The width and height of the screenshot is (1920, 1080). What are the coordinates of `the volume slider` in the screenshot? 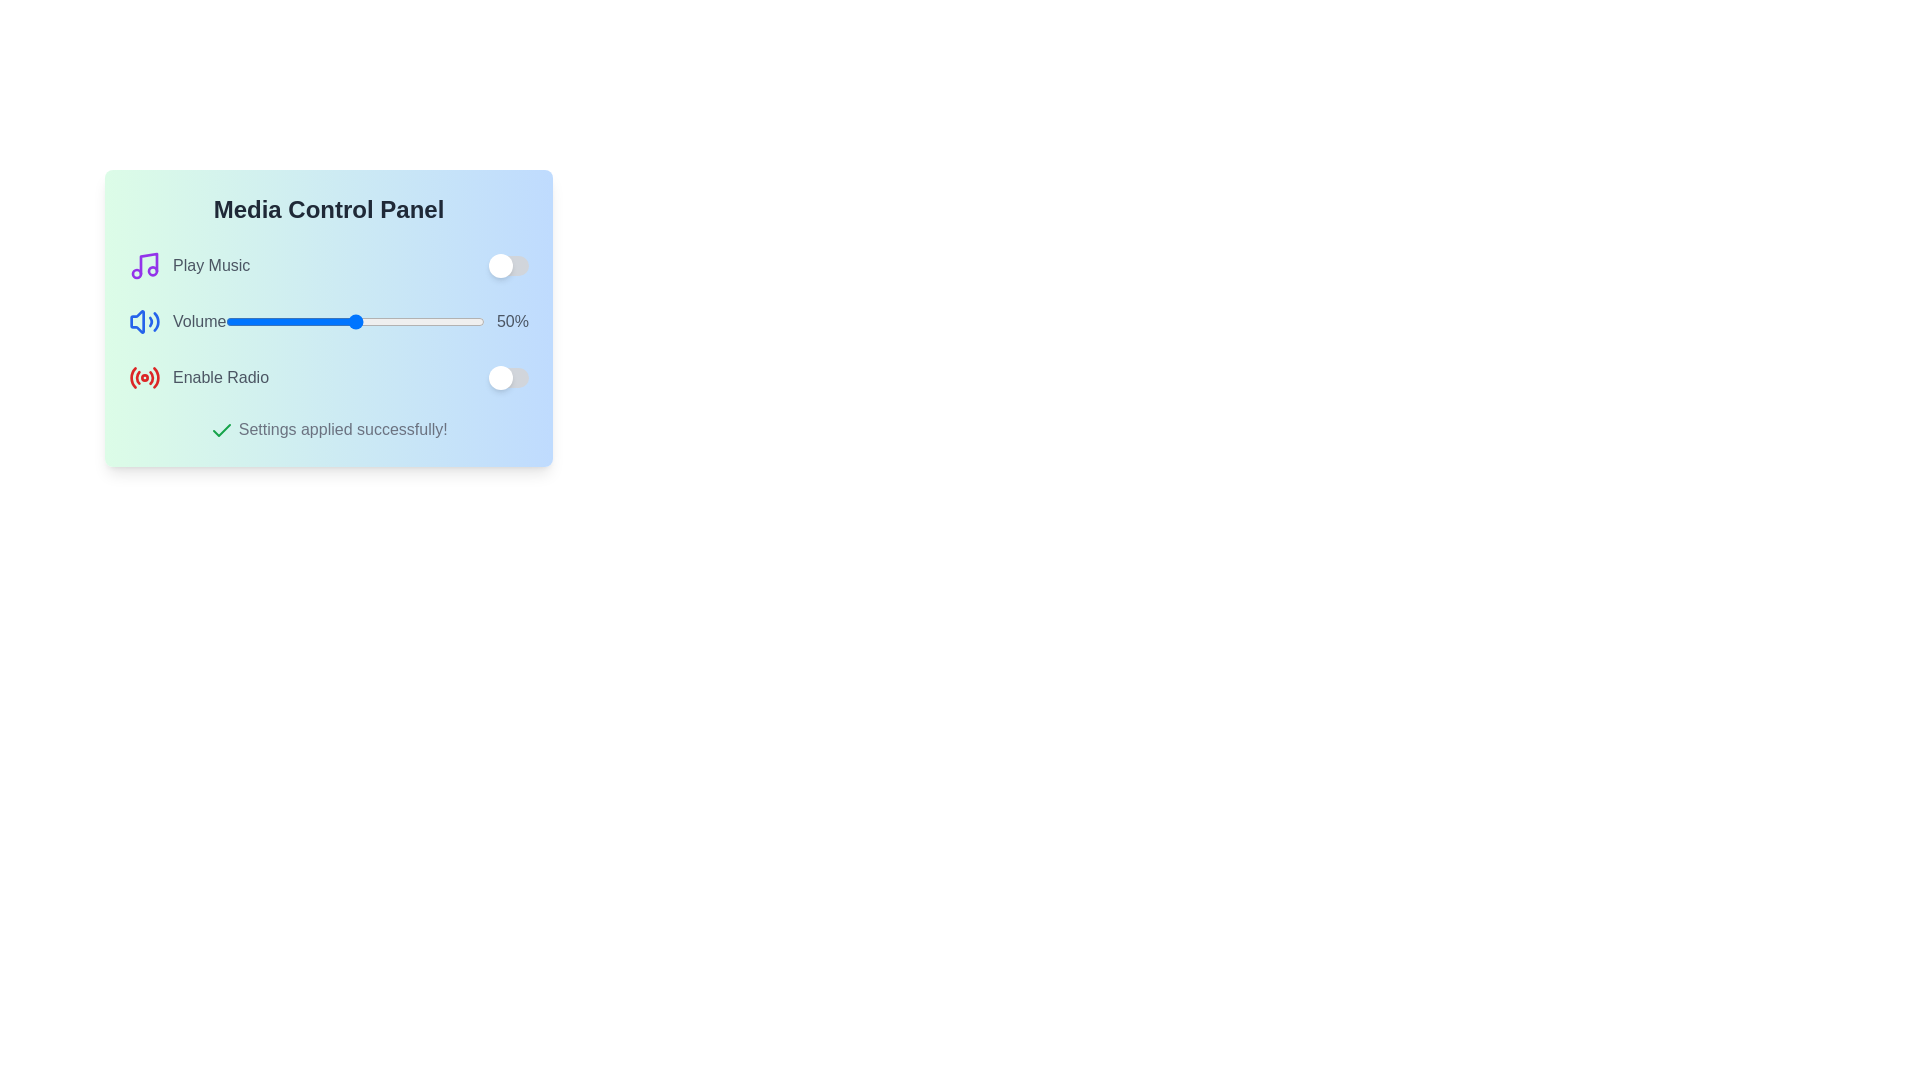 It's located at (376, 320).